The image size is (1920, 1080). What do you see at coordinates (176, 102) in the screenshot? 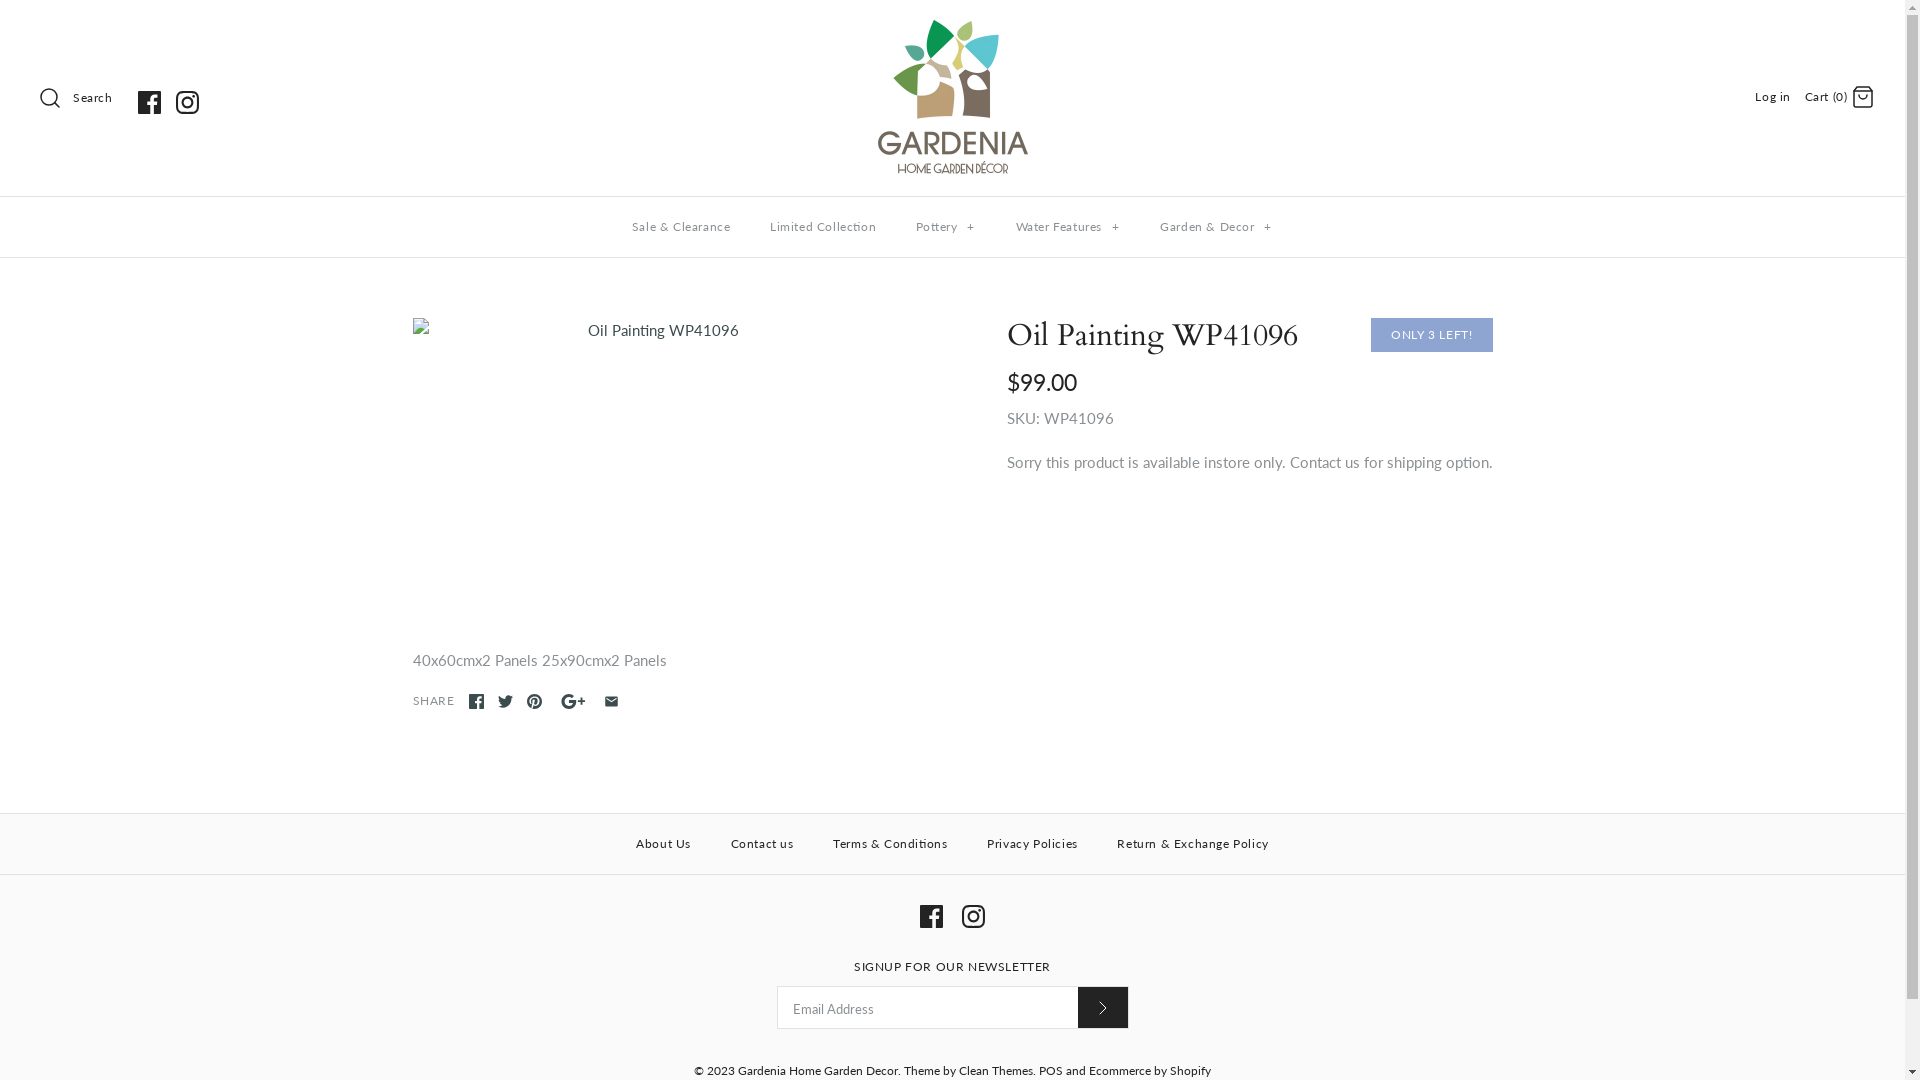
I see `'Instagram'` at bounding box center [176, 102].